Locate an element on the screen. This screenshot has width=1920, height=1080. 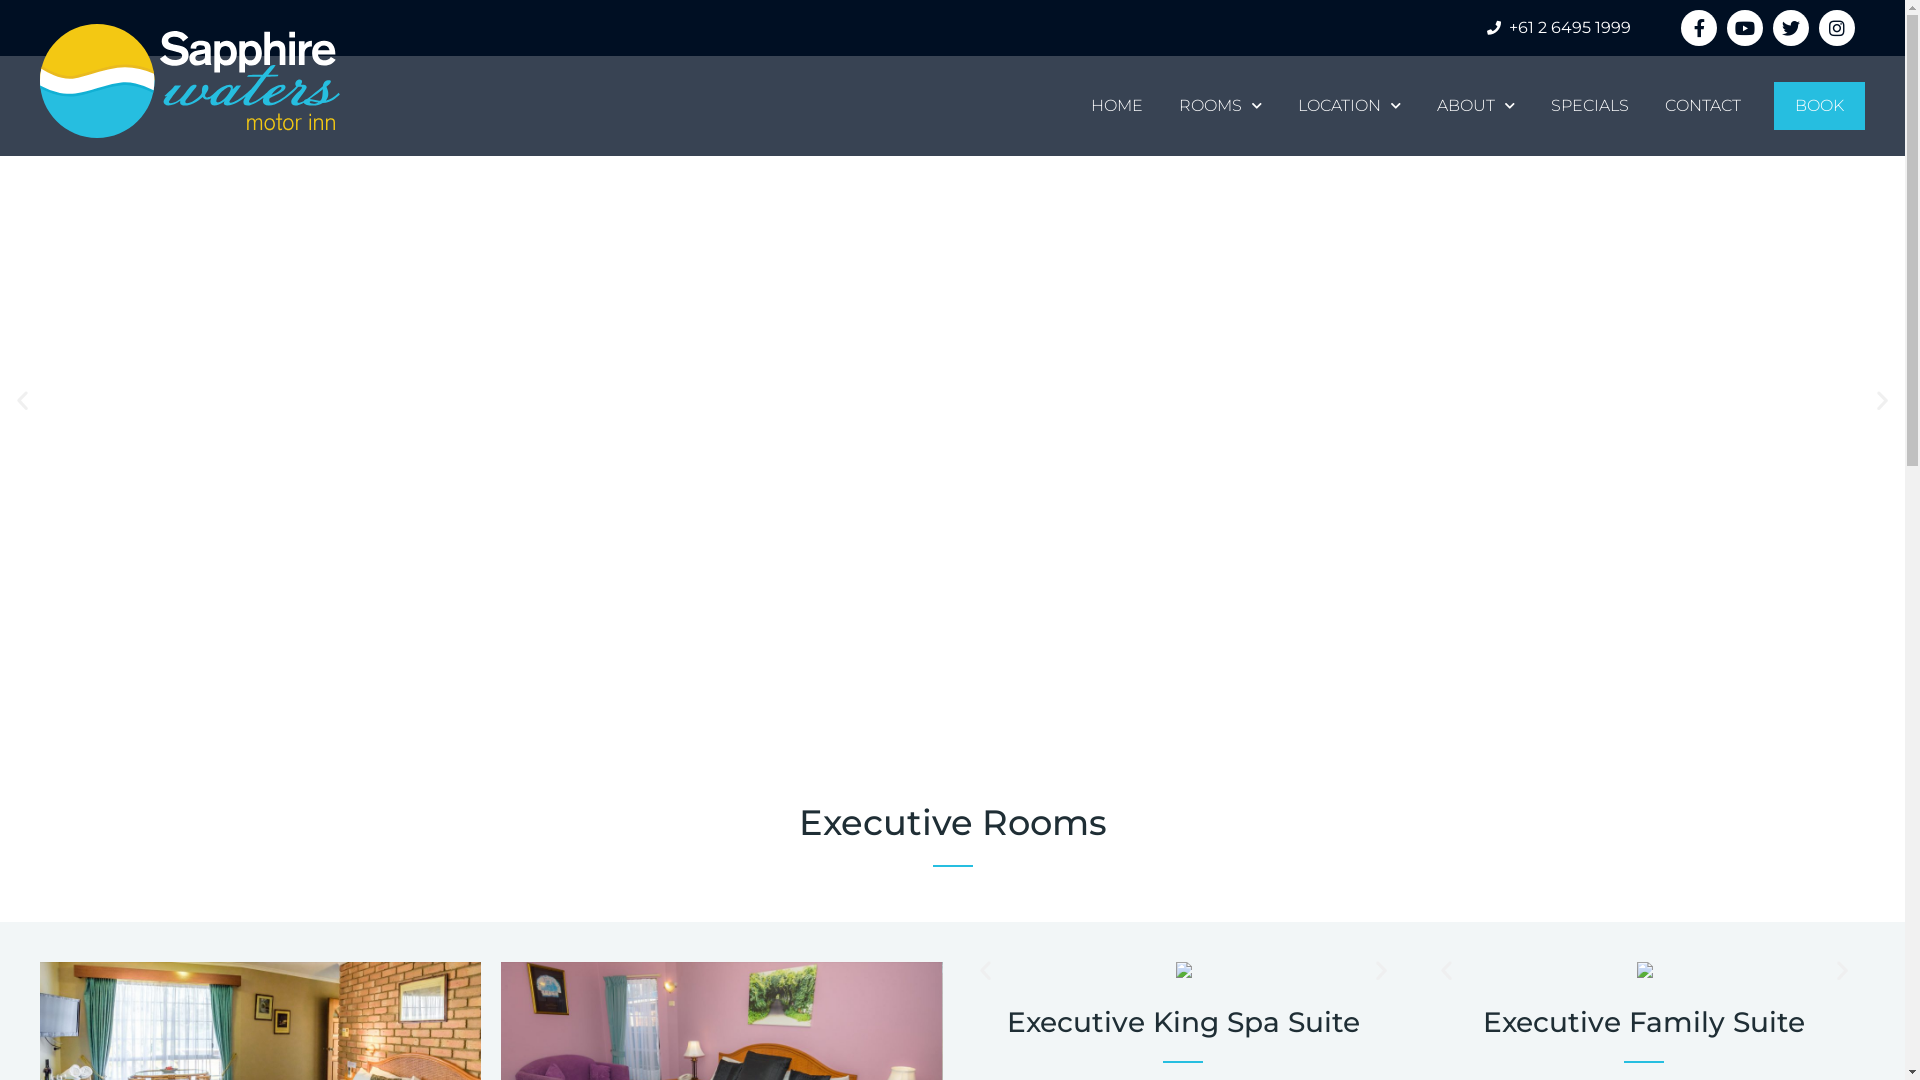
'ROOMS' is located at coordinates (1219, 105).